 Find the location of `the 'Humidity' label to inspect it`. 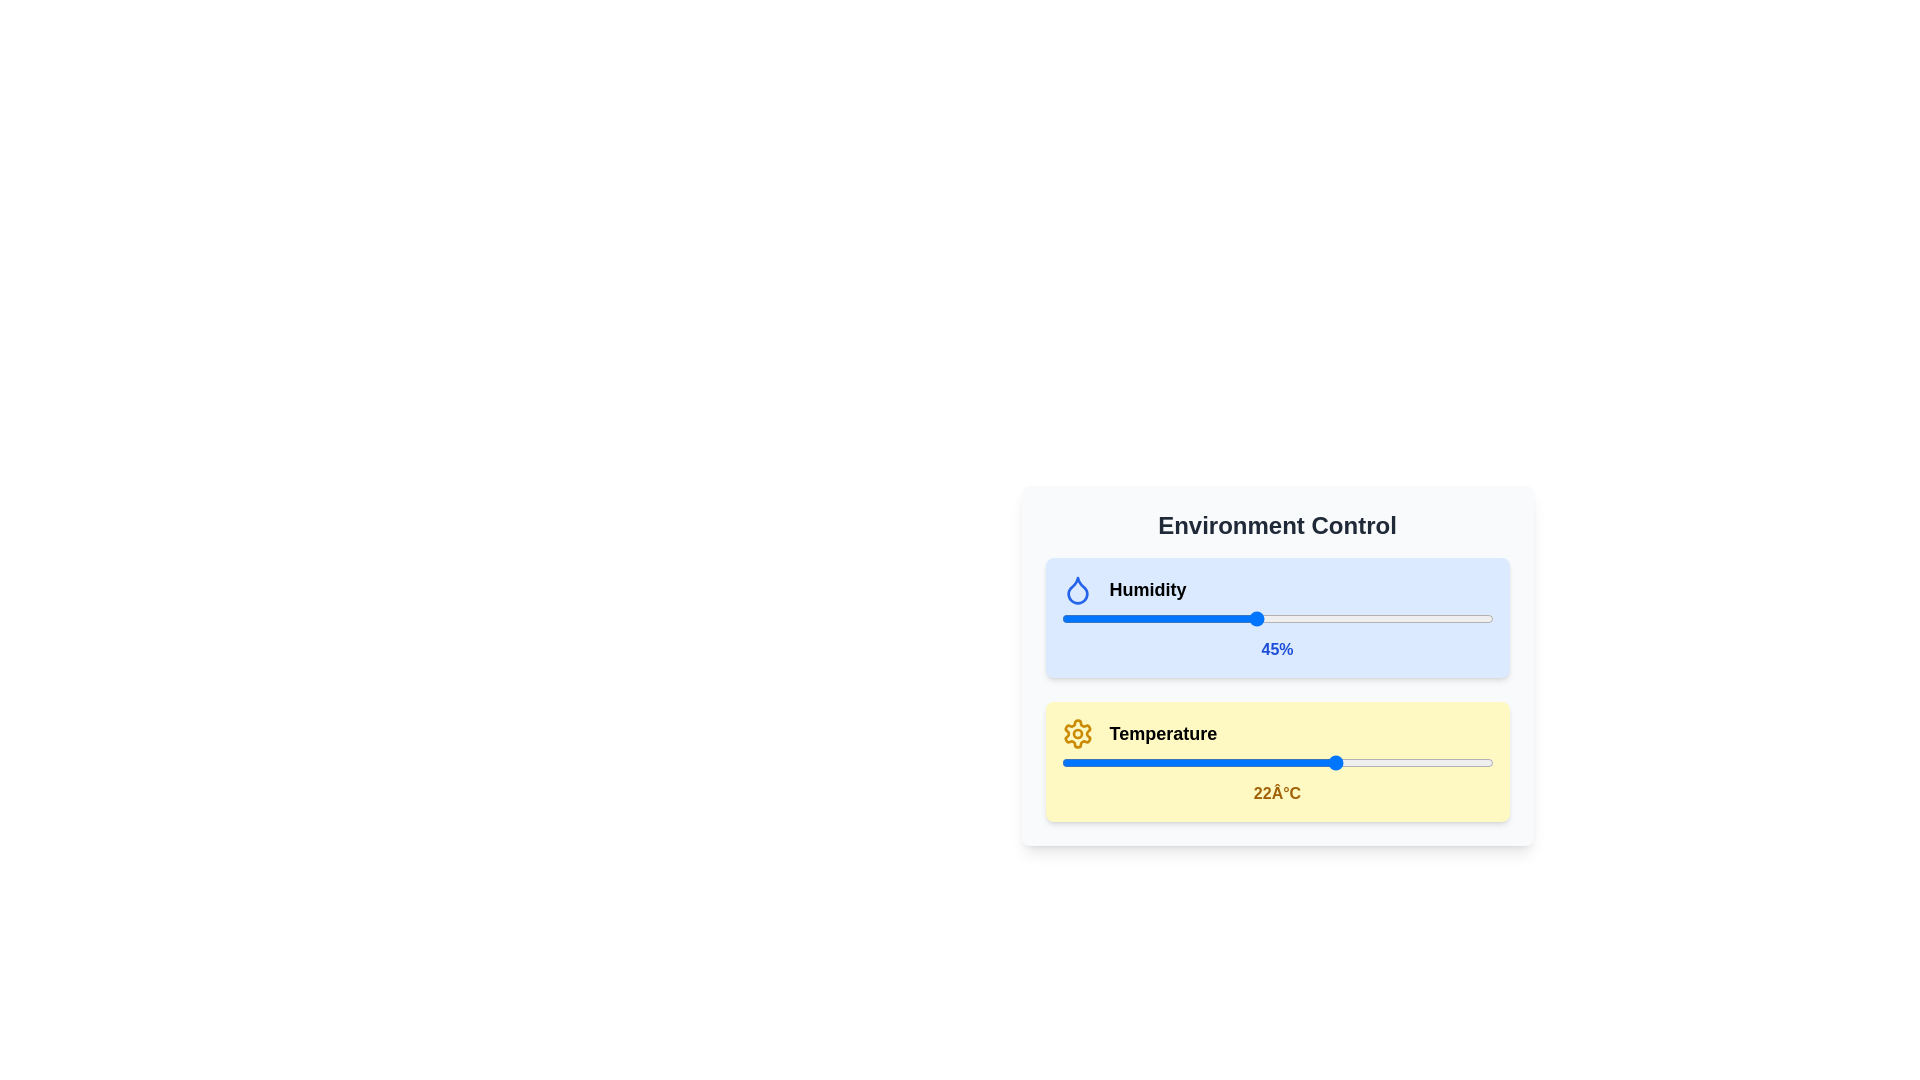

the 'Humidity' label to inspect it is located at coordinates (1147, 589).